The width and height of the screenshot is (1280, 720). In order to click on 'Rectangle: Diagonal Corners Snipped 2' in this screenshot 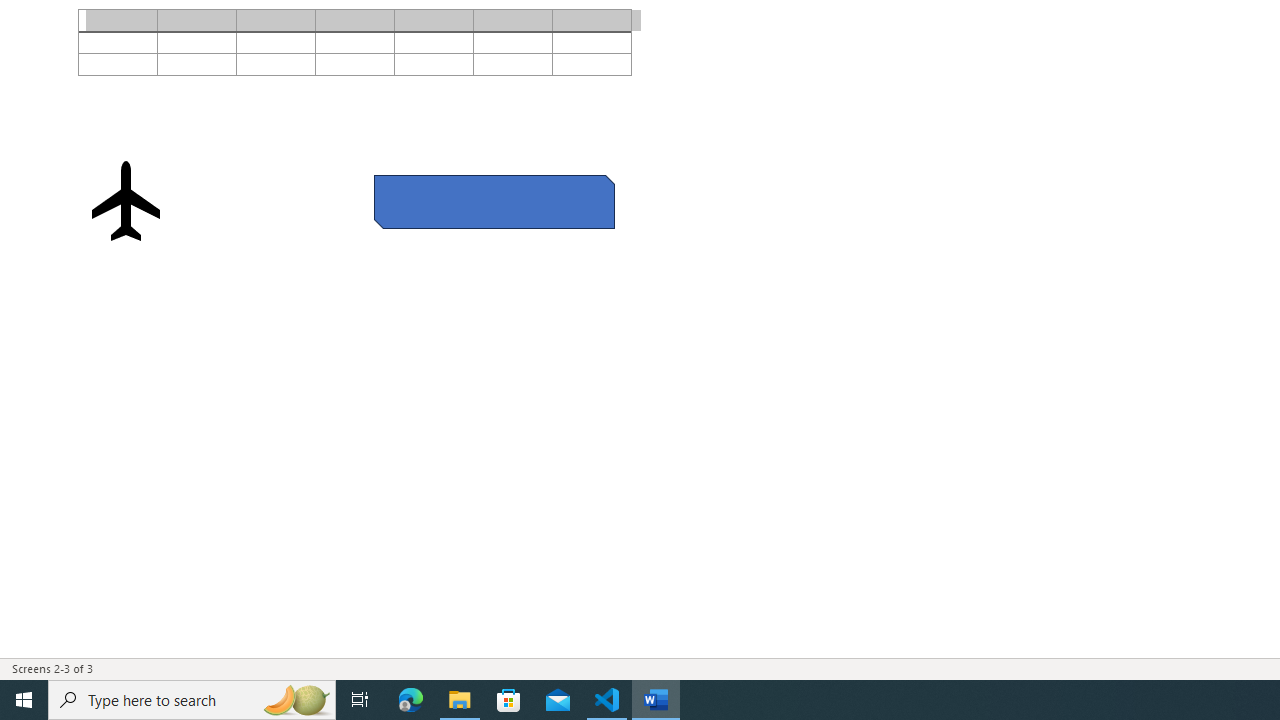, I will do `click(494, 201)`.